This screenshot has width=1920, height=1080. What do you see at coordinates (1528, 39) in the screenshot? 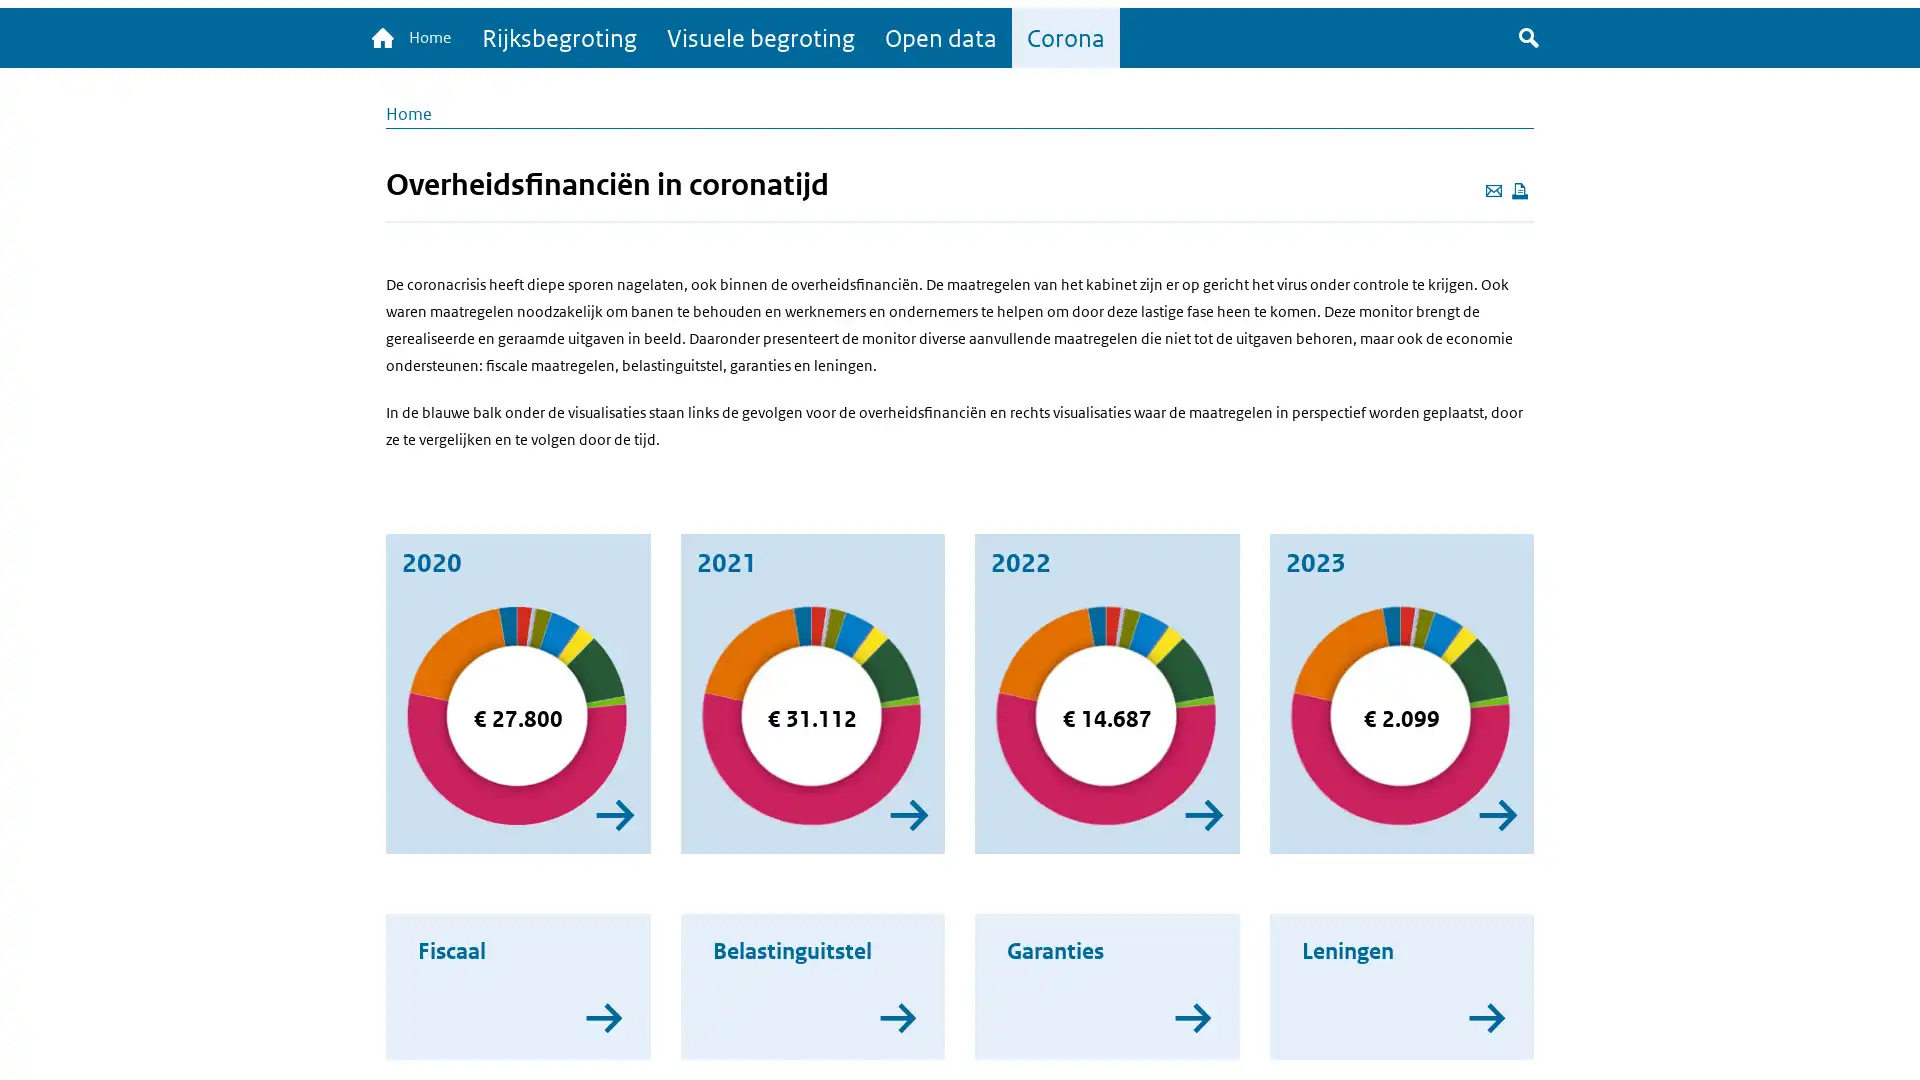
I see `Zoek` at bounding box center [1528, 39].